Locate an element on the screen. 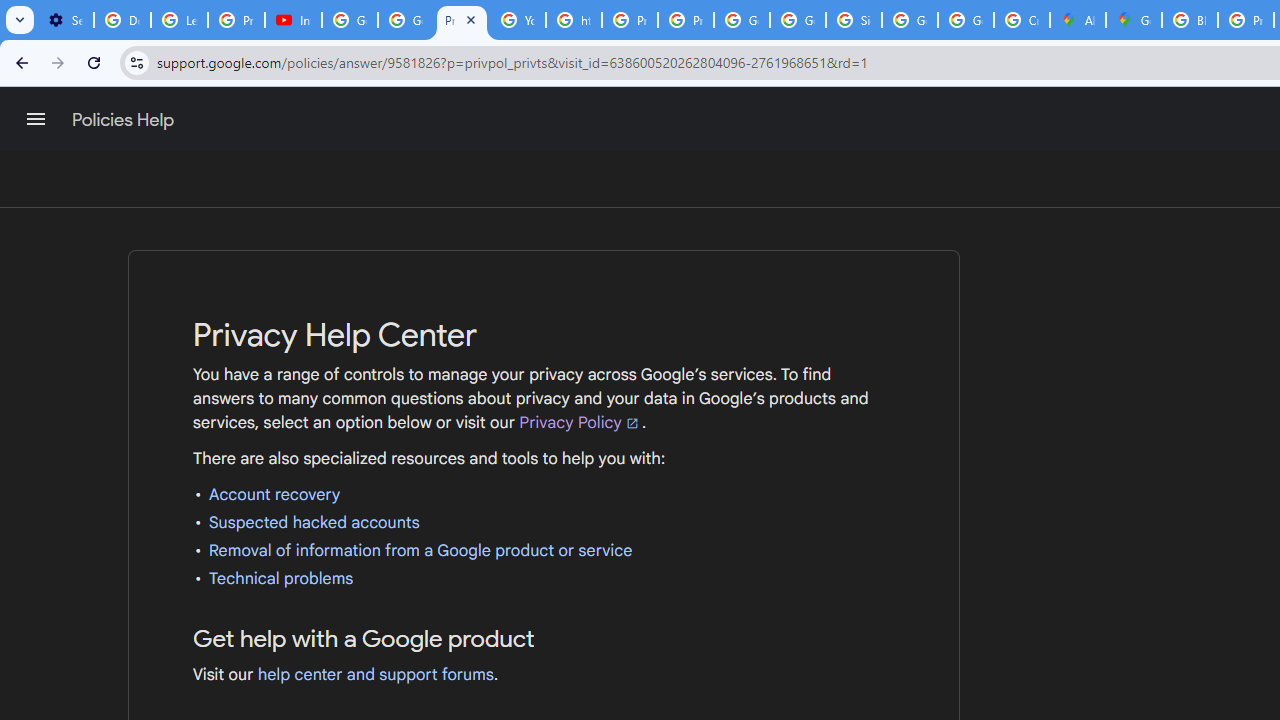 This screenshot has width=1280, height=720. 'Removal of information from a Google product or service' is located at coordinates (420, 550).